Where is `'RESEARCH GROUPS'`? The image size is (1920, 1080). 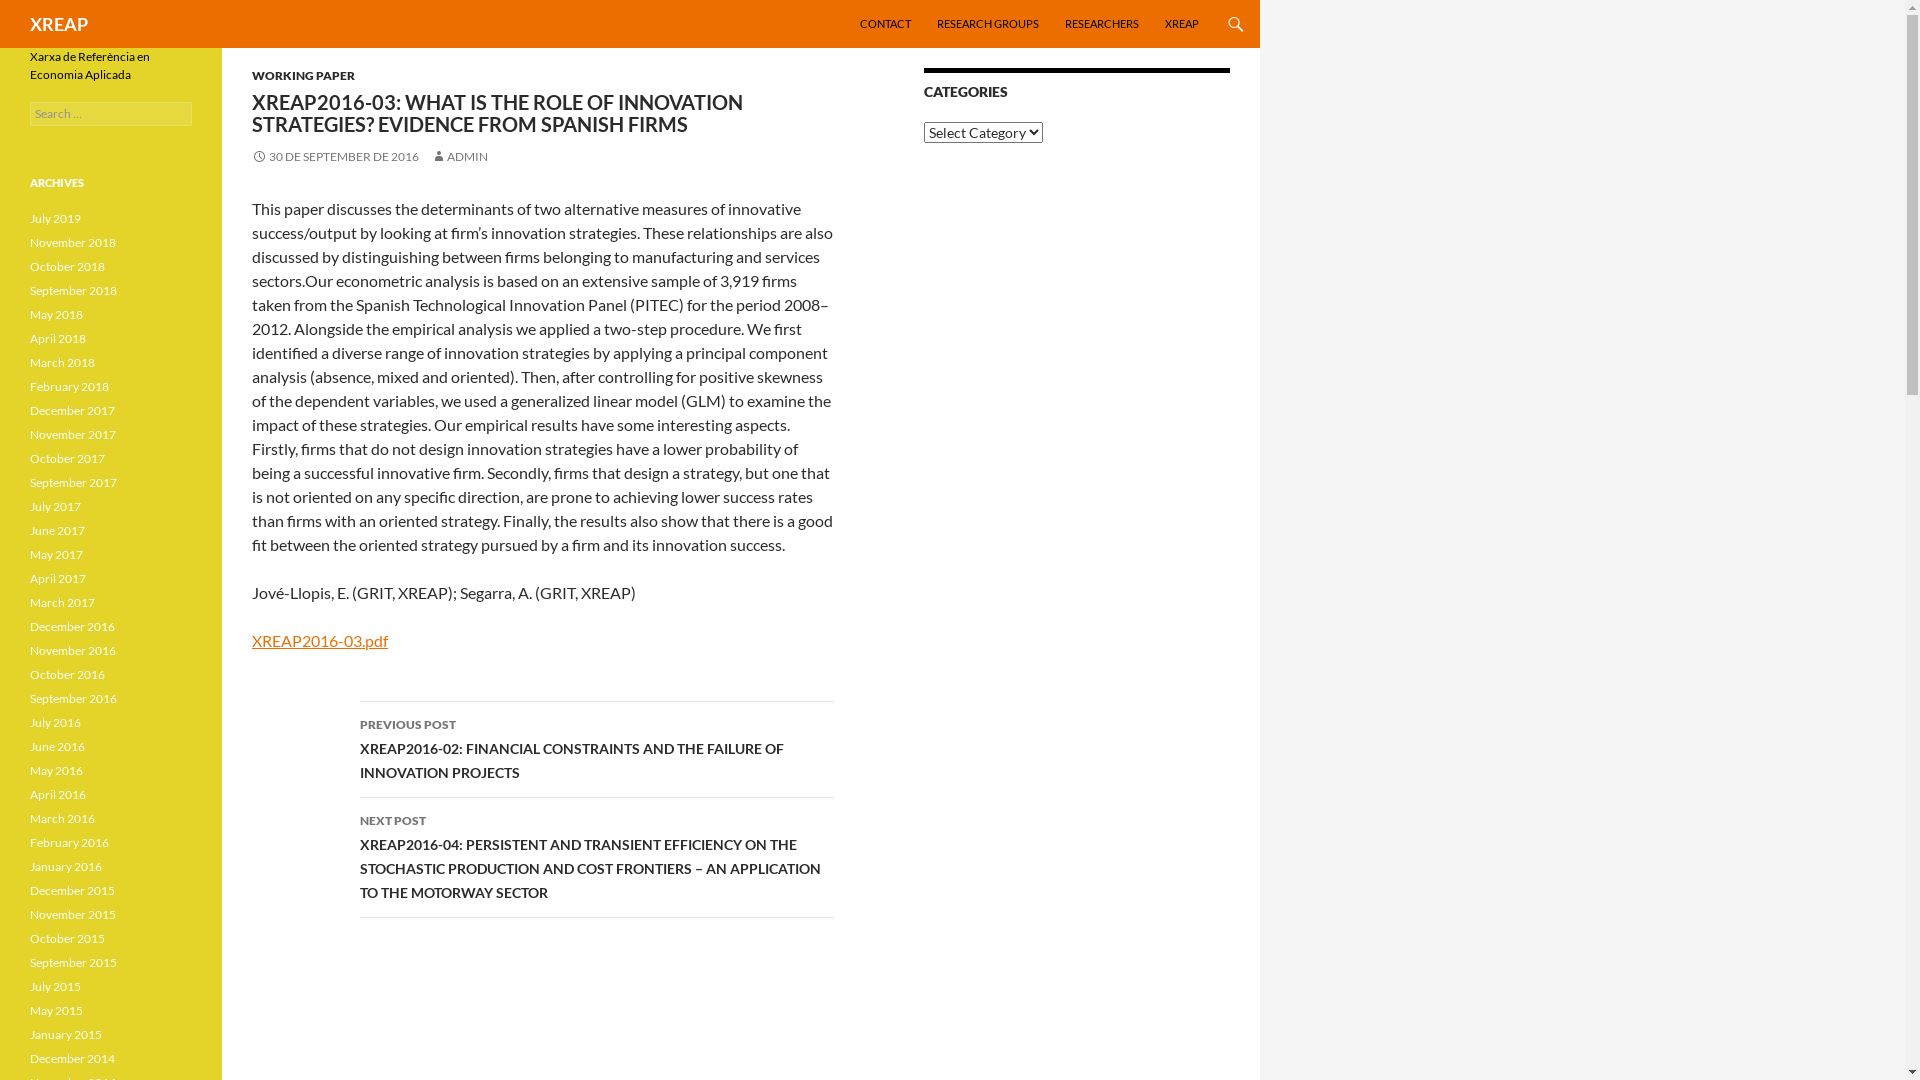 'RESEARCH GROUPS' is located at coordinates (988, 23).